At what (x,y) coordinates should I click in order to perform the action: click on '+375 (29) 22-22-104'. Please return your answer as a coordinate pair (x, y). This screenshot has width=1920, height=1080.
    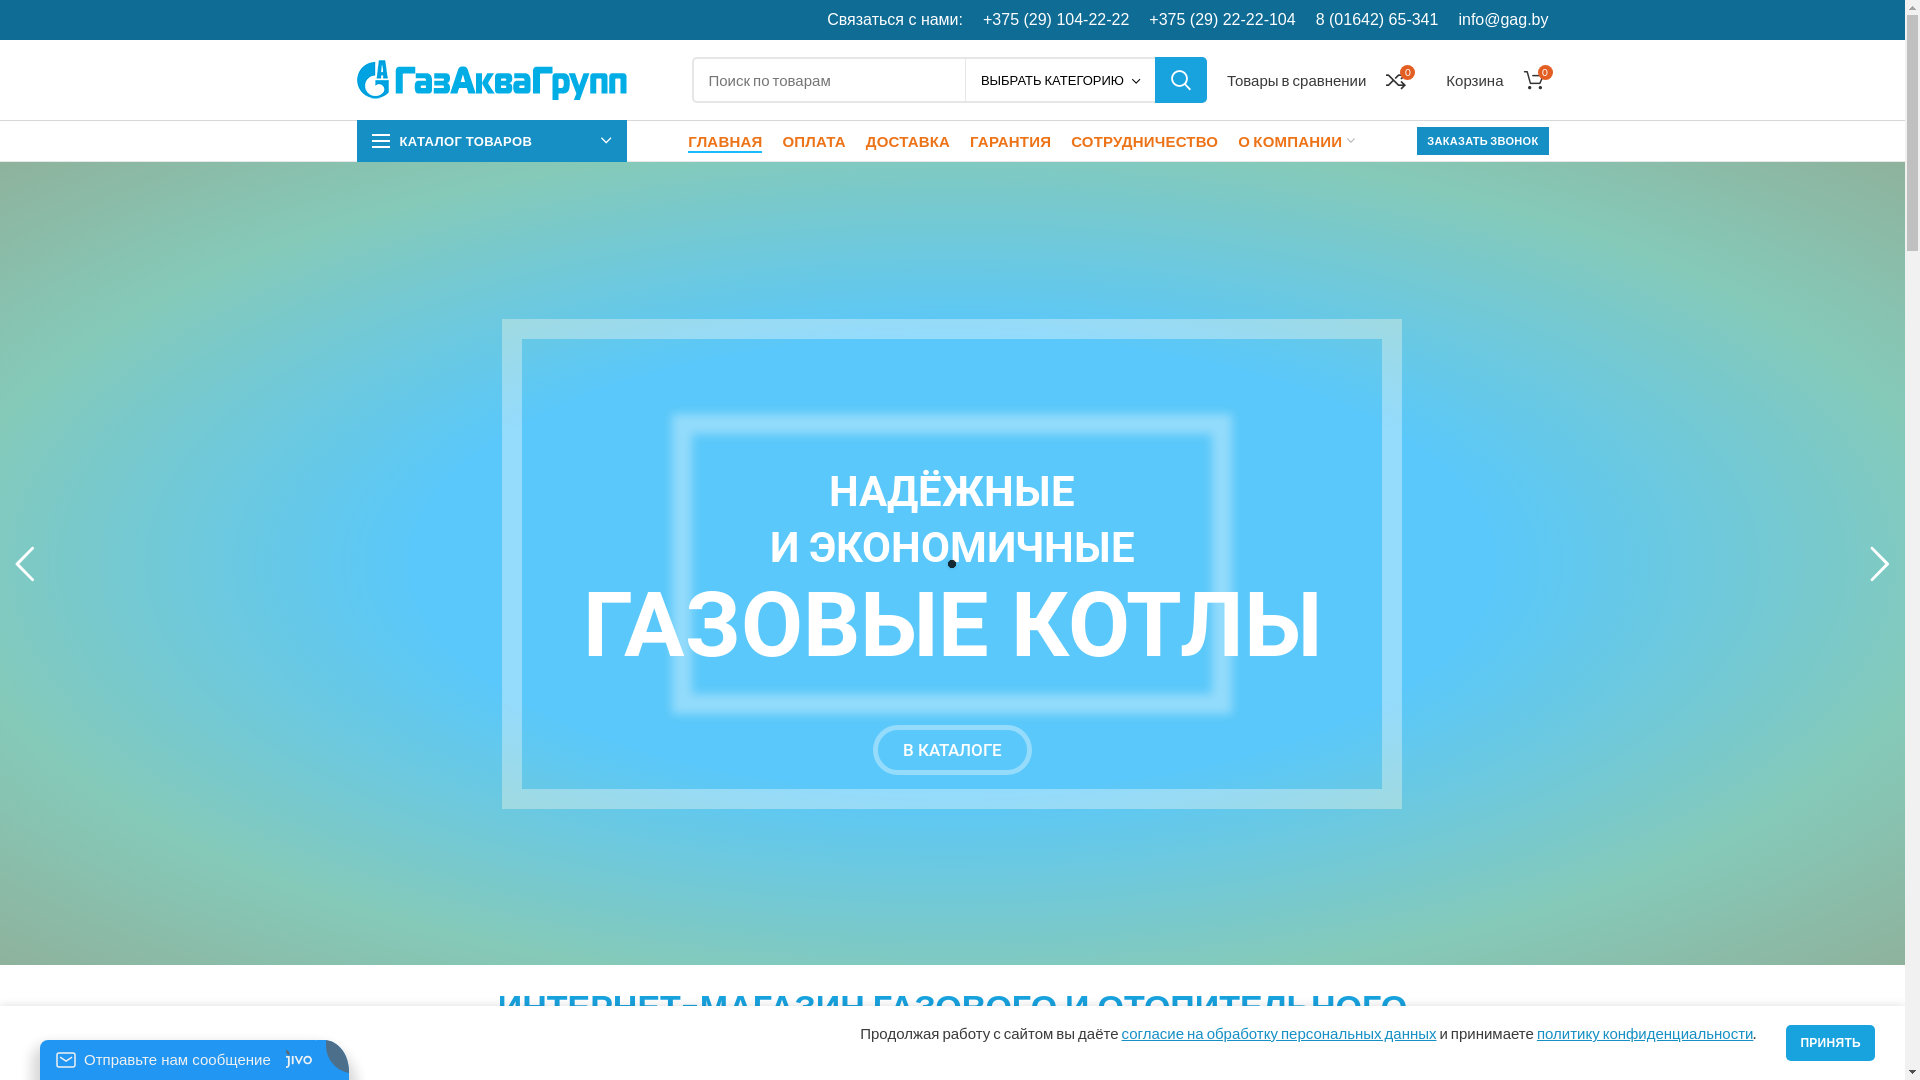
    Looking at the image, I should click on (1221, 19).